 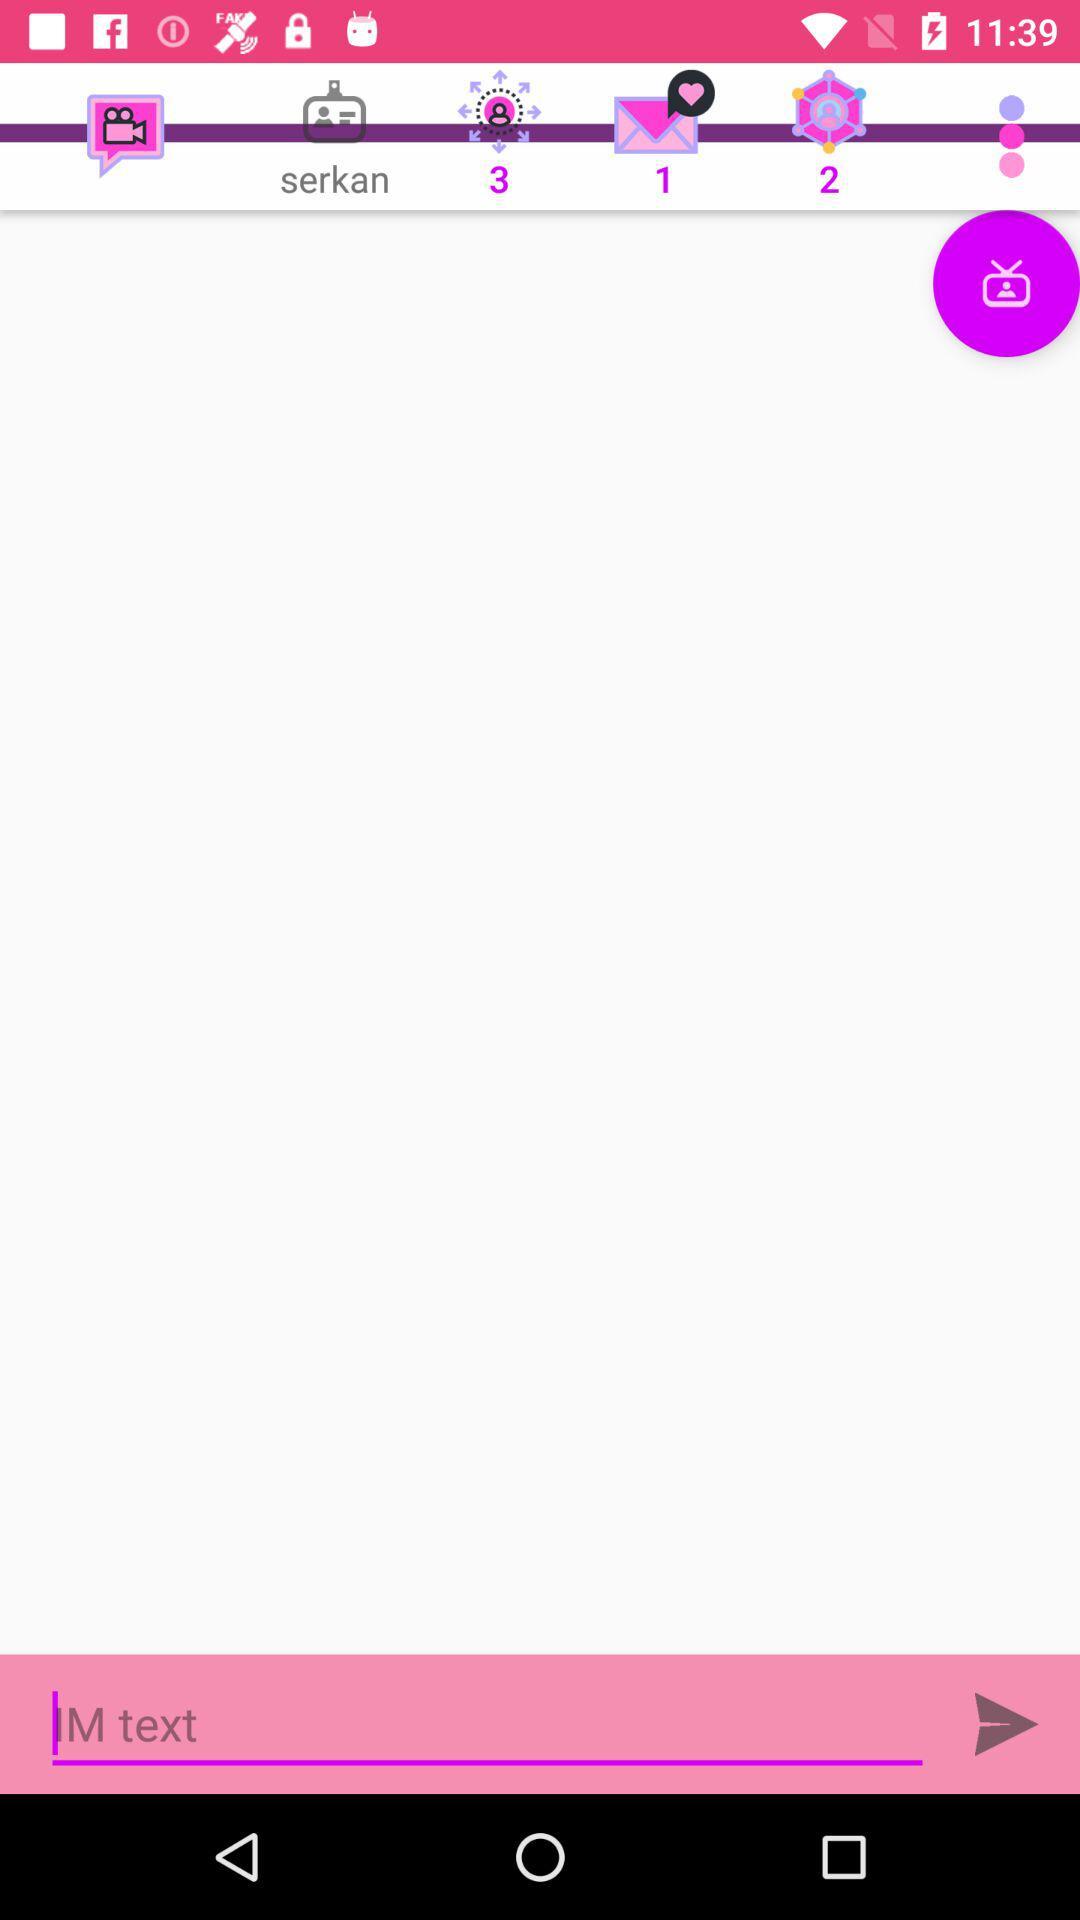 What do you see at coordinates (487, 1723) in the screenshot?
I see `im text search` at bounding box center [487, 1723].